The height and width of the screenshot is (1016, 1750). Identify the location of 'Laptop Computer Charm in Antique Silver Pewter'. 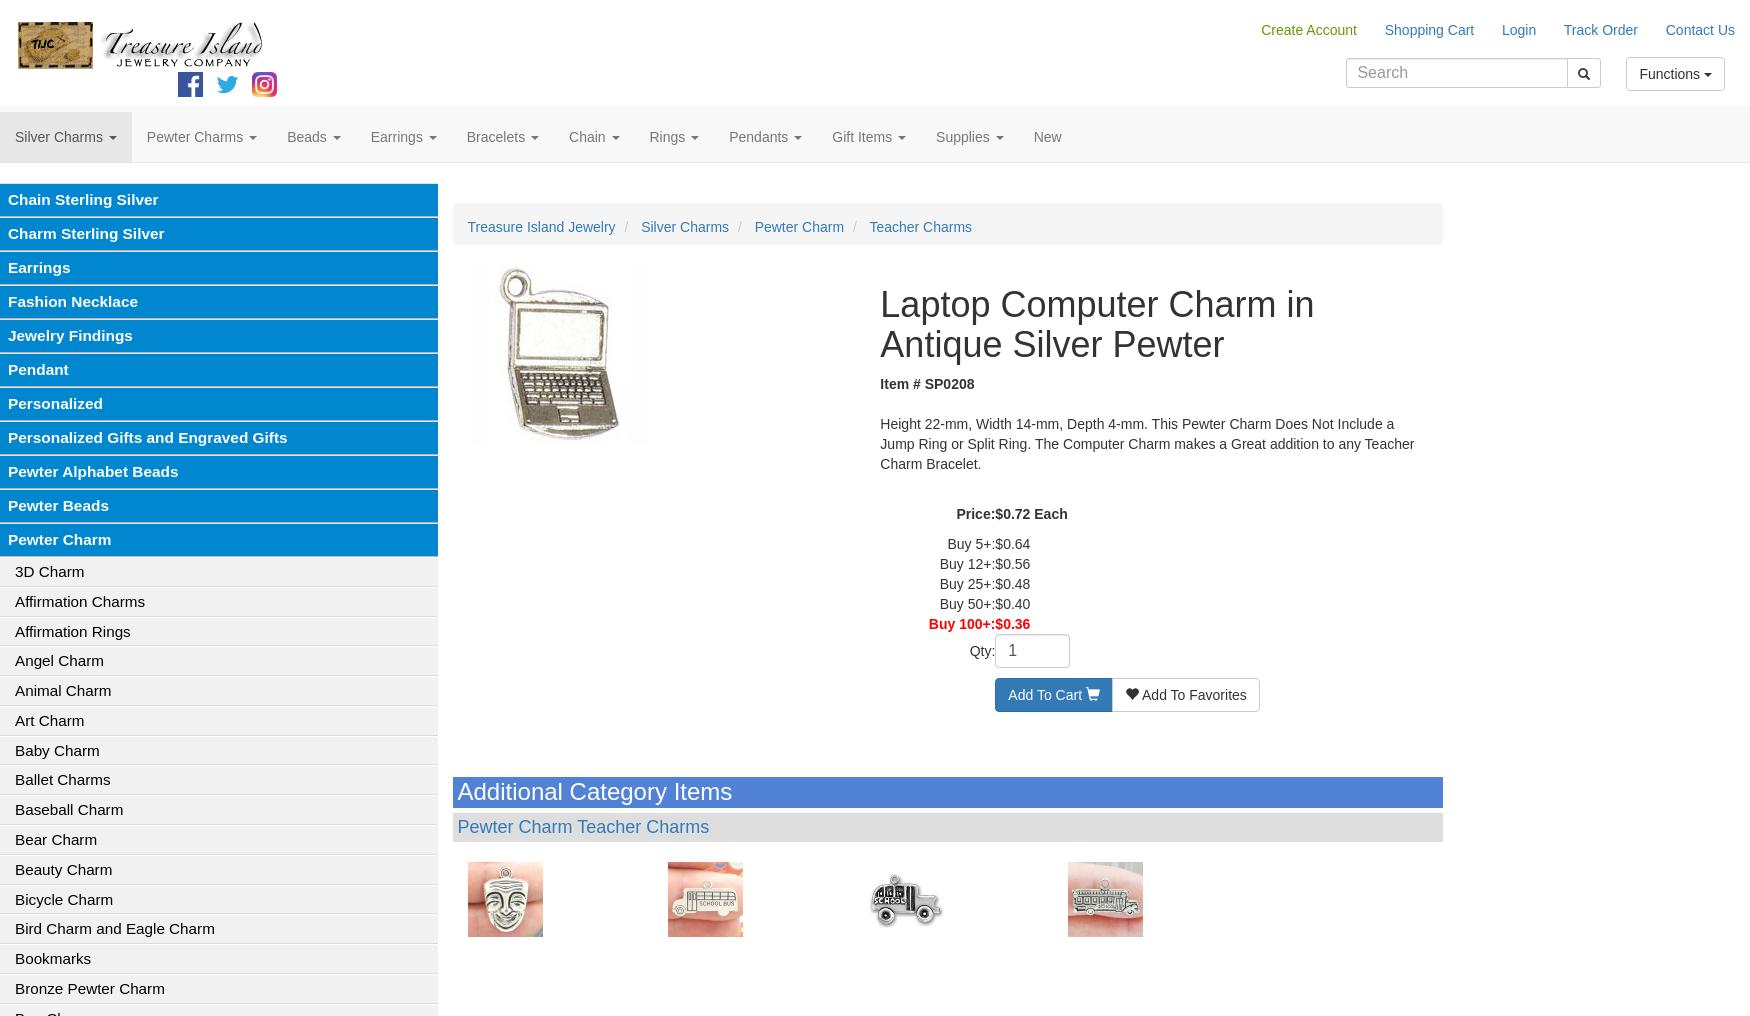
(1097, 324).